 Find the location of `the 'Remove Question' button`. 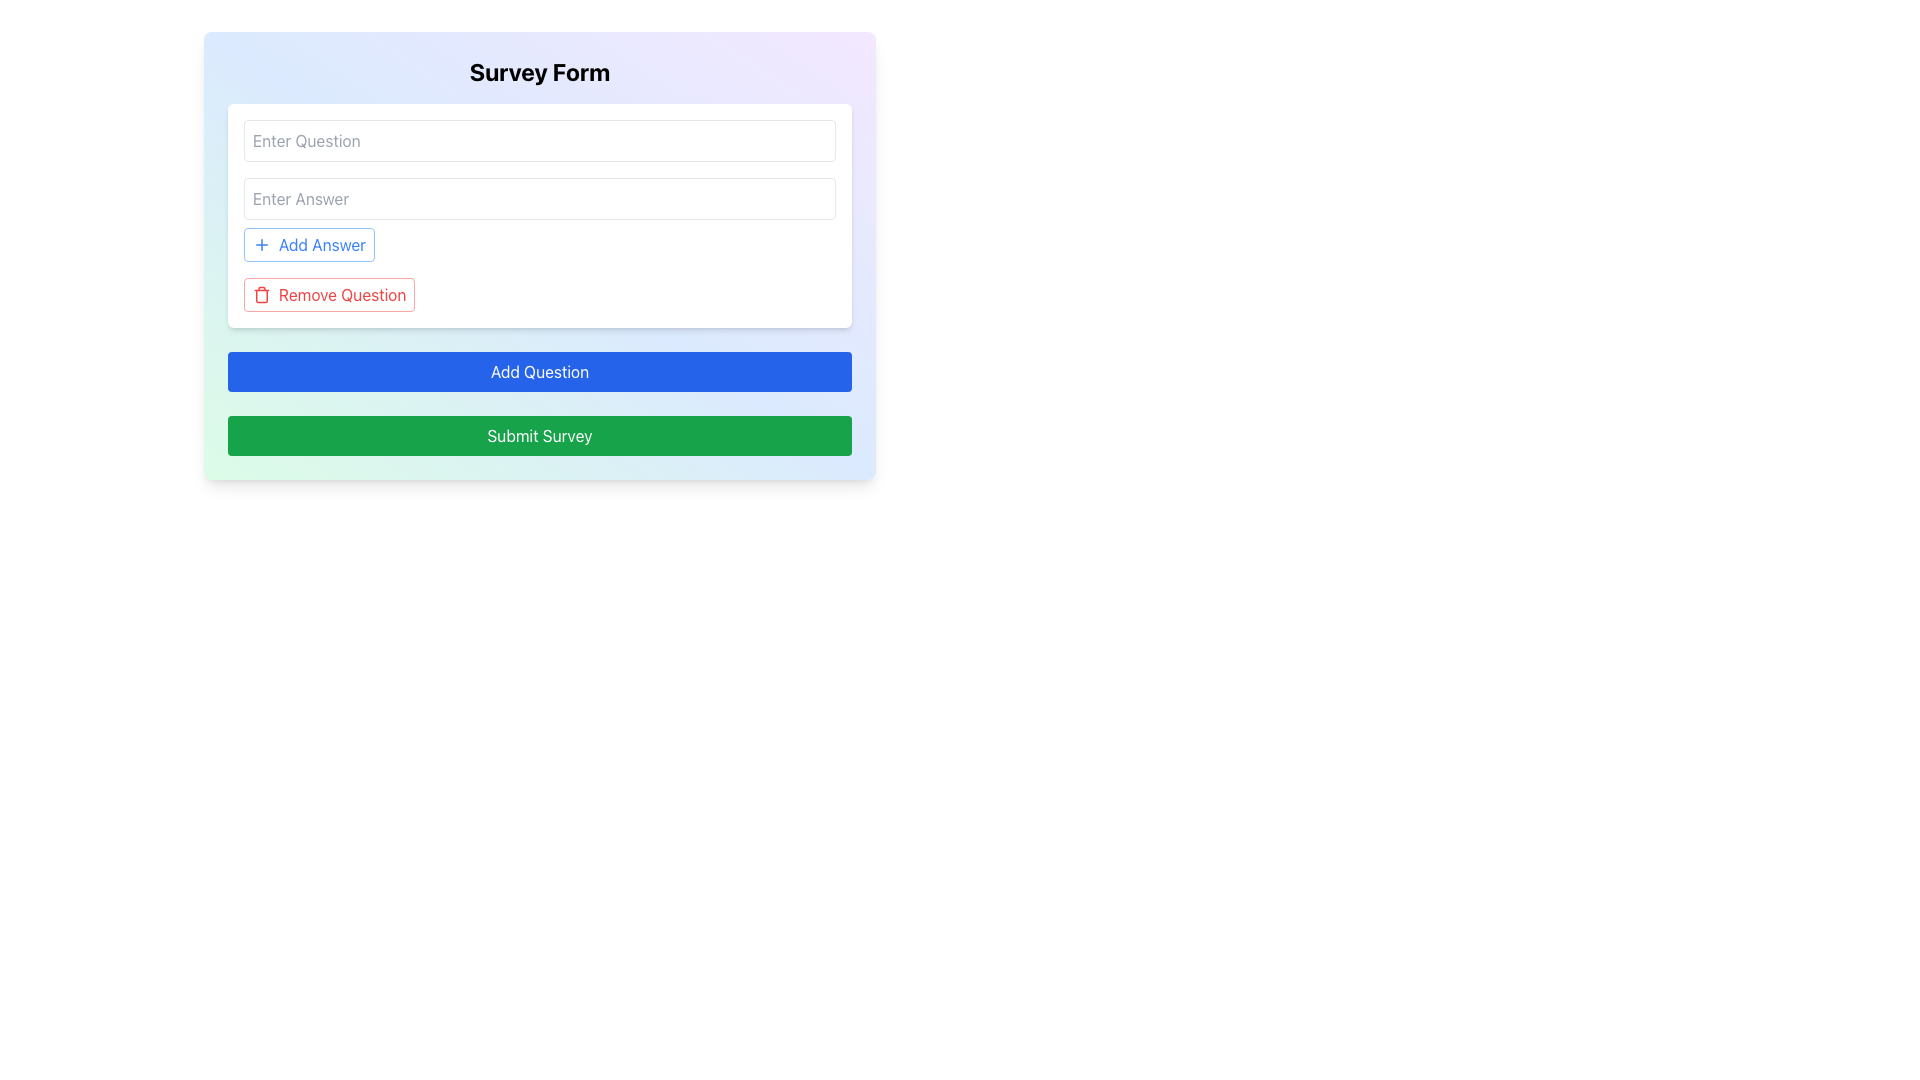

the 'Remove Question' button is located at coordinates (329, 294).